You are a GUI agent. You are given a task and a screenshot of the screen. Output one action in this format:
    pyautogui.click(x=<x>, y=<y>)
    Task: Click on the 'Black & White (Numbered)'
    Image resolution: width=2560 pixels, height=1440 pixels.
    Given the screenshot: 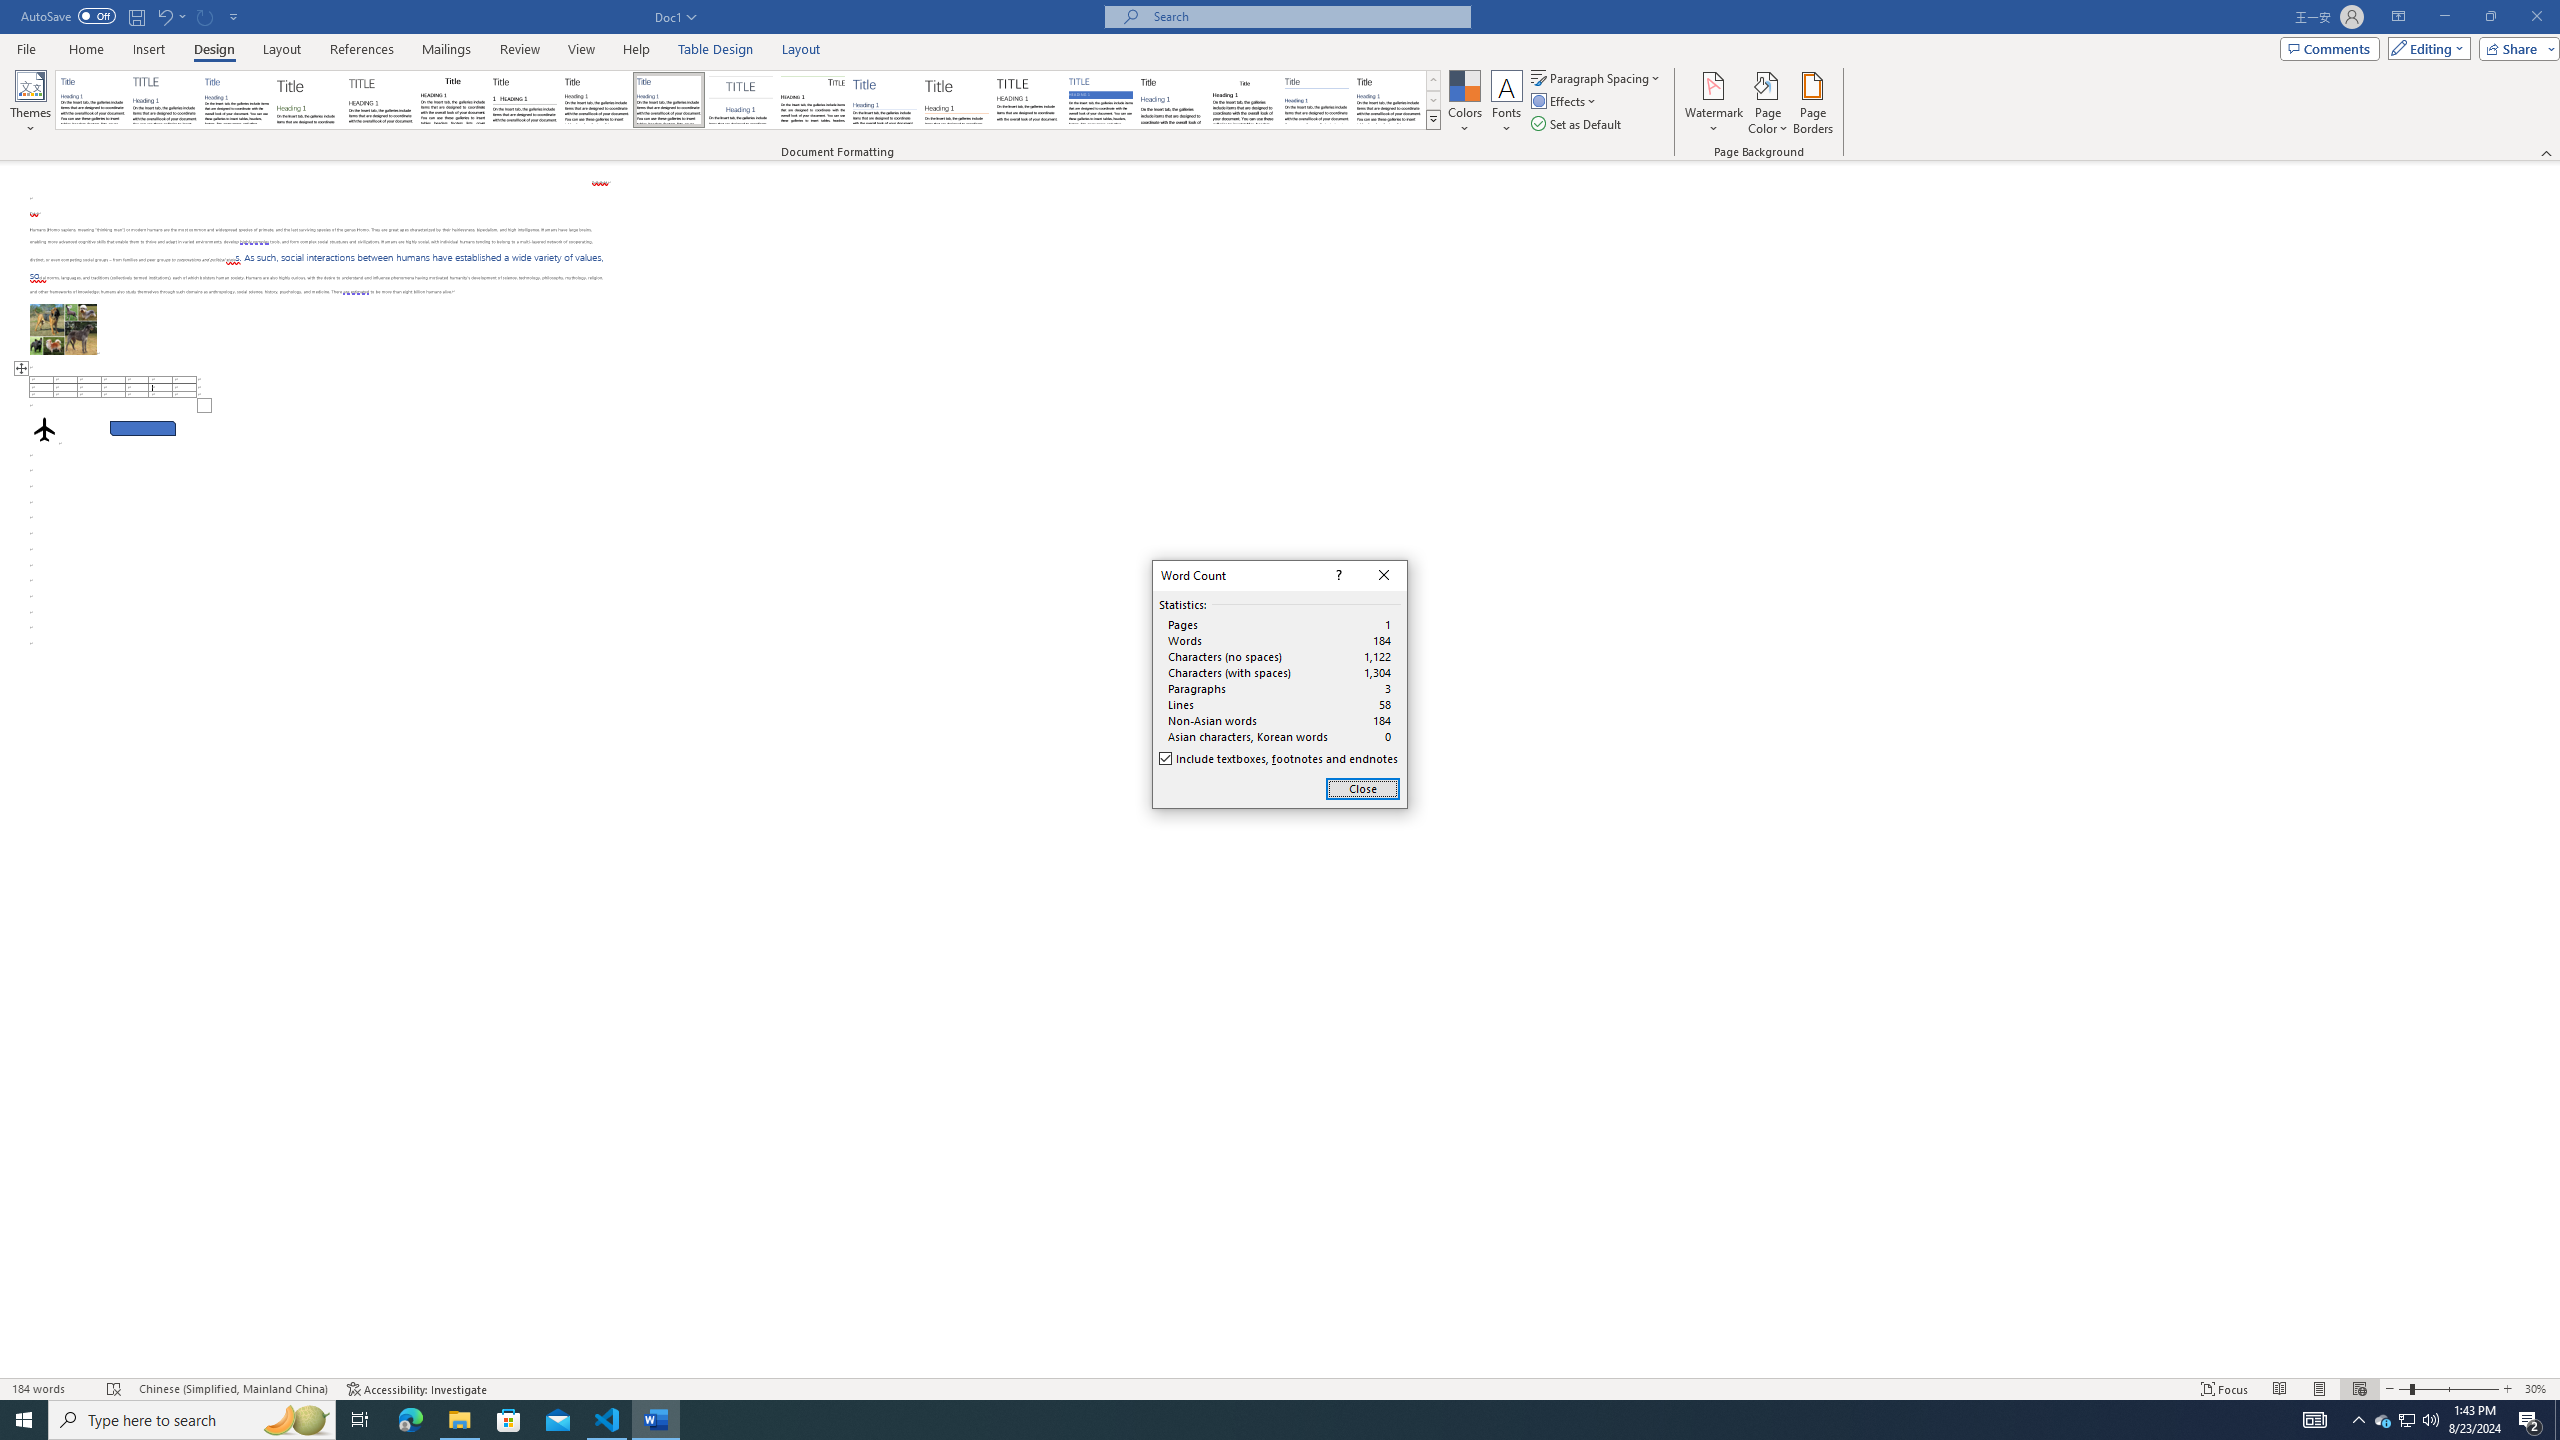 What is the action you would take?
    pyautogui.click(x=523, y=99)
    